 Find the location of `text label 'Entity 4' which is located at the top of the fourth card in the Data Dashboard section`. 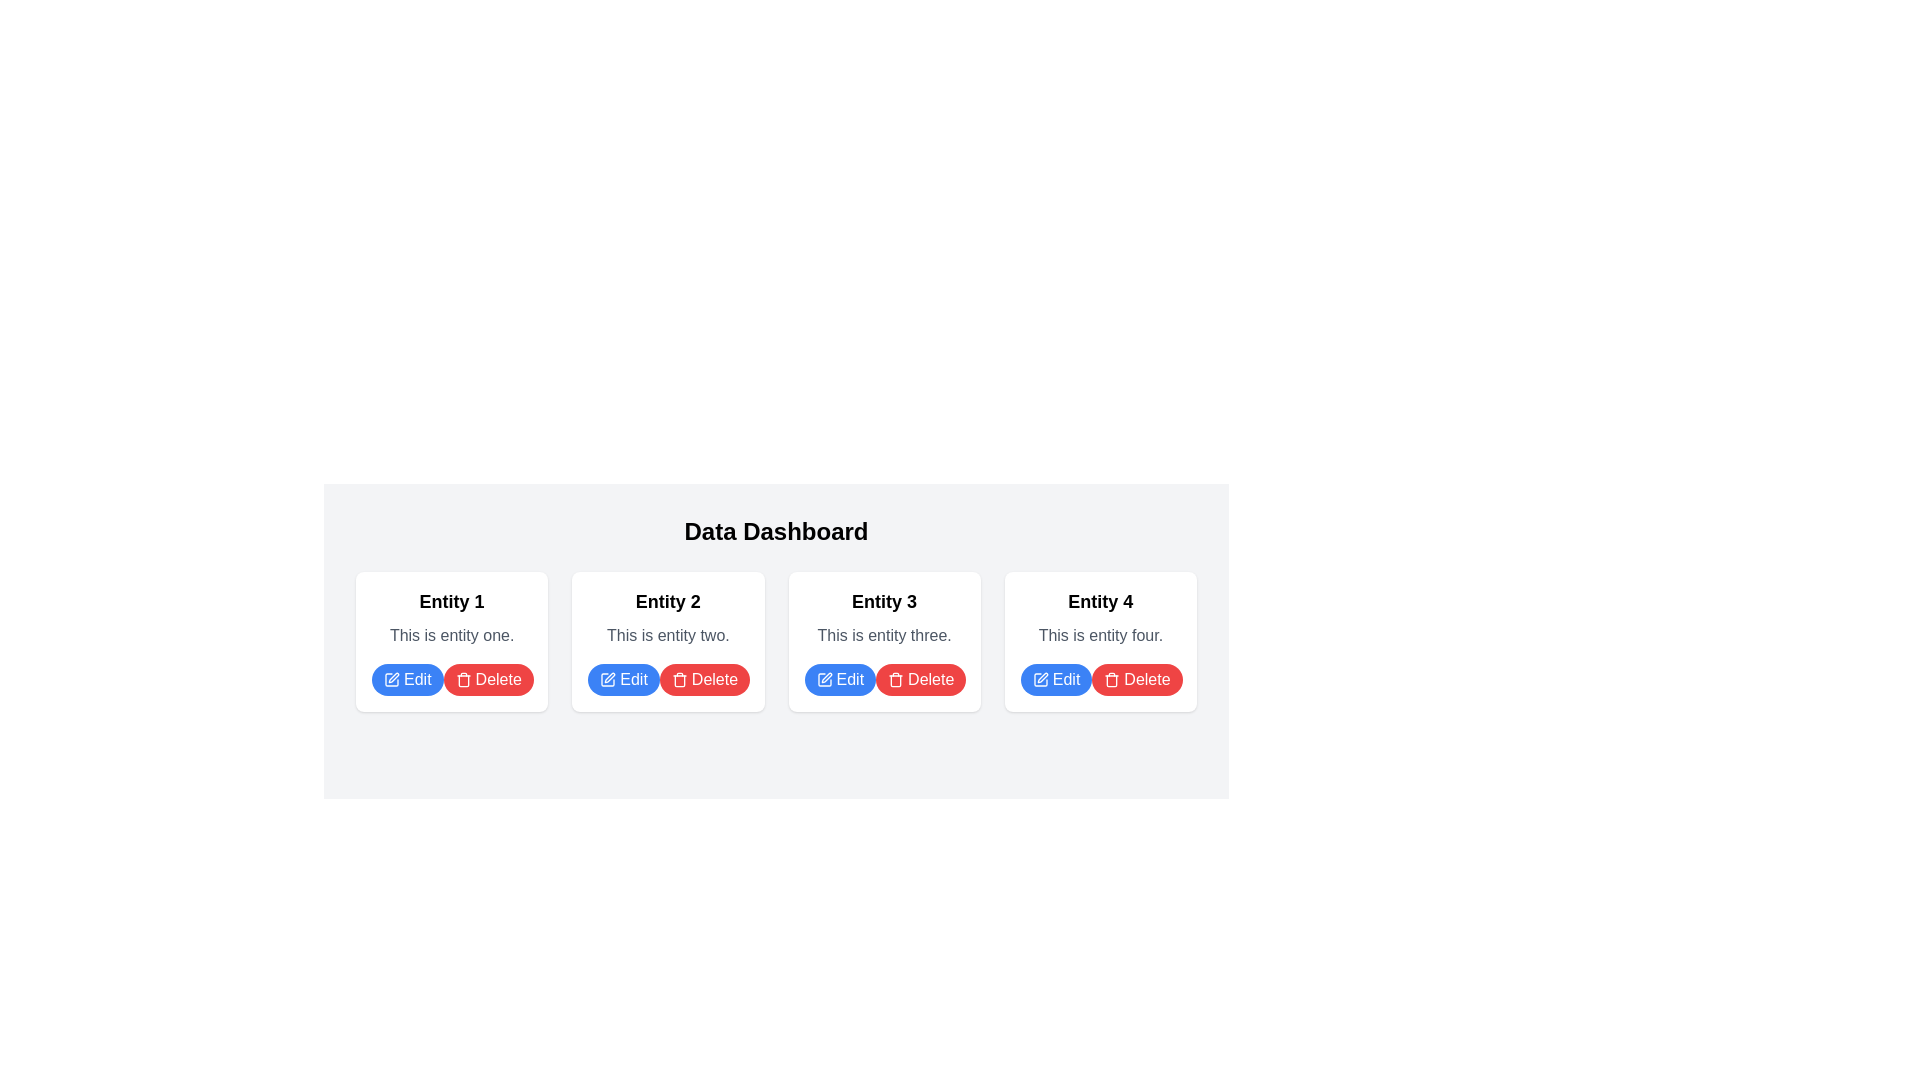

text label 'Entity 4' which is located at the top of the fourth card in the Data Dashboard section is located at coordinates (1099, 600).